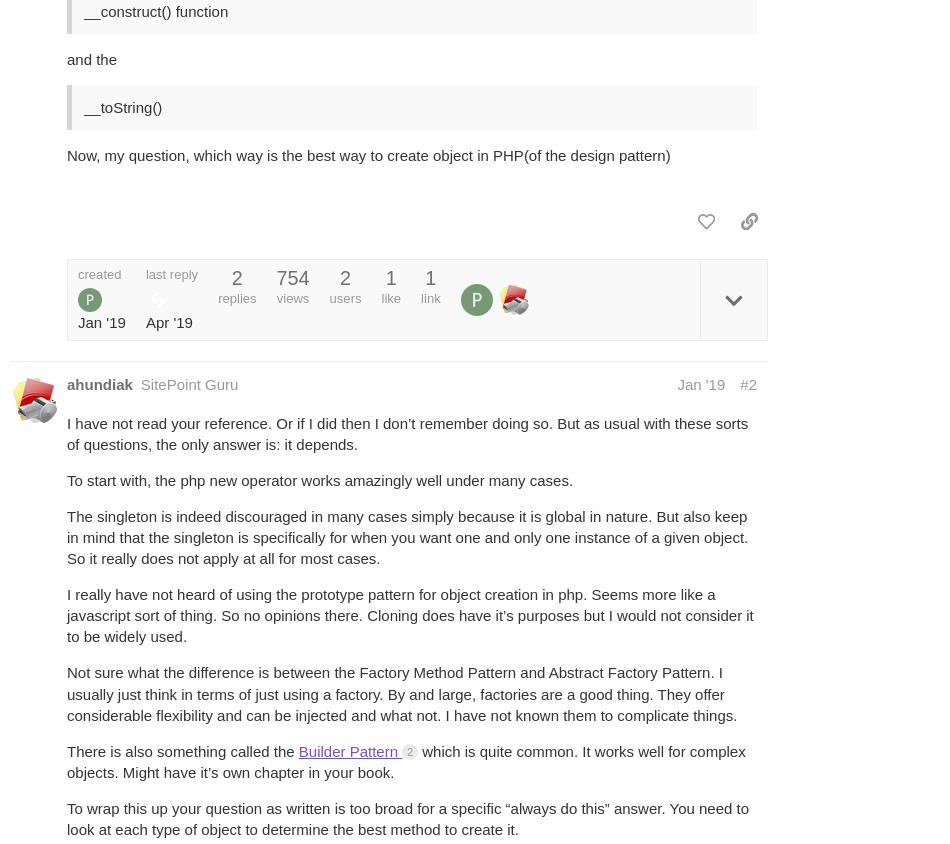 Image resolution: width=950 pixels, height=844 pixels. Describe the element at coordinates (344, 297) in the screenshot. I see `'users'` at that location.